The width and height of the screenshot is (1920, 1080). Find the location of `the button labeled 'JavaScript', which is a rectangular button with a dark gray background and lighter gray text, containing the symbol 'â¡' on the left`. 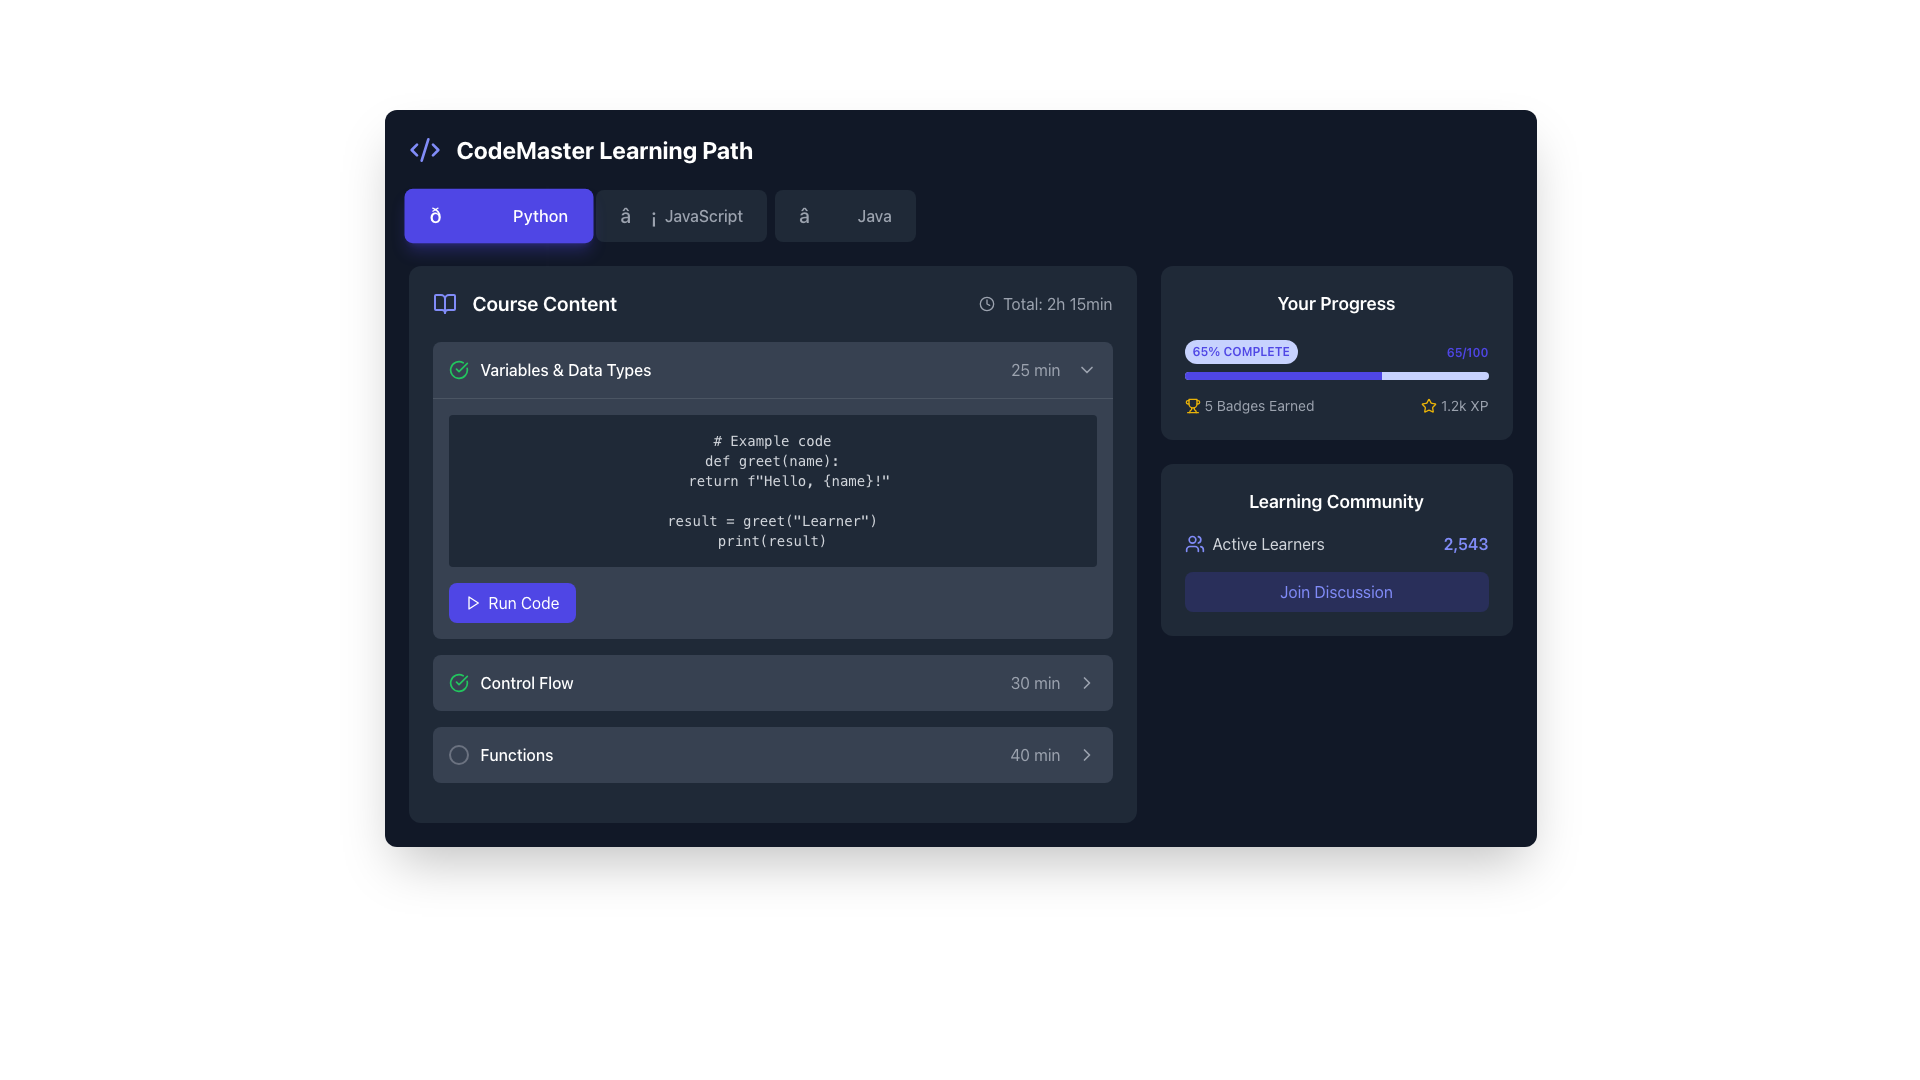

the button labeled 'JavaScript', which is a rectangular button with a dark gray background and lighter gray text, containing the symbol 'â¡' on the left is located at coordinates (681, 216).